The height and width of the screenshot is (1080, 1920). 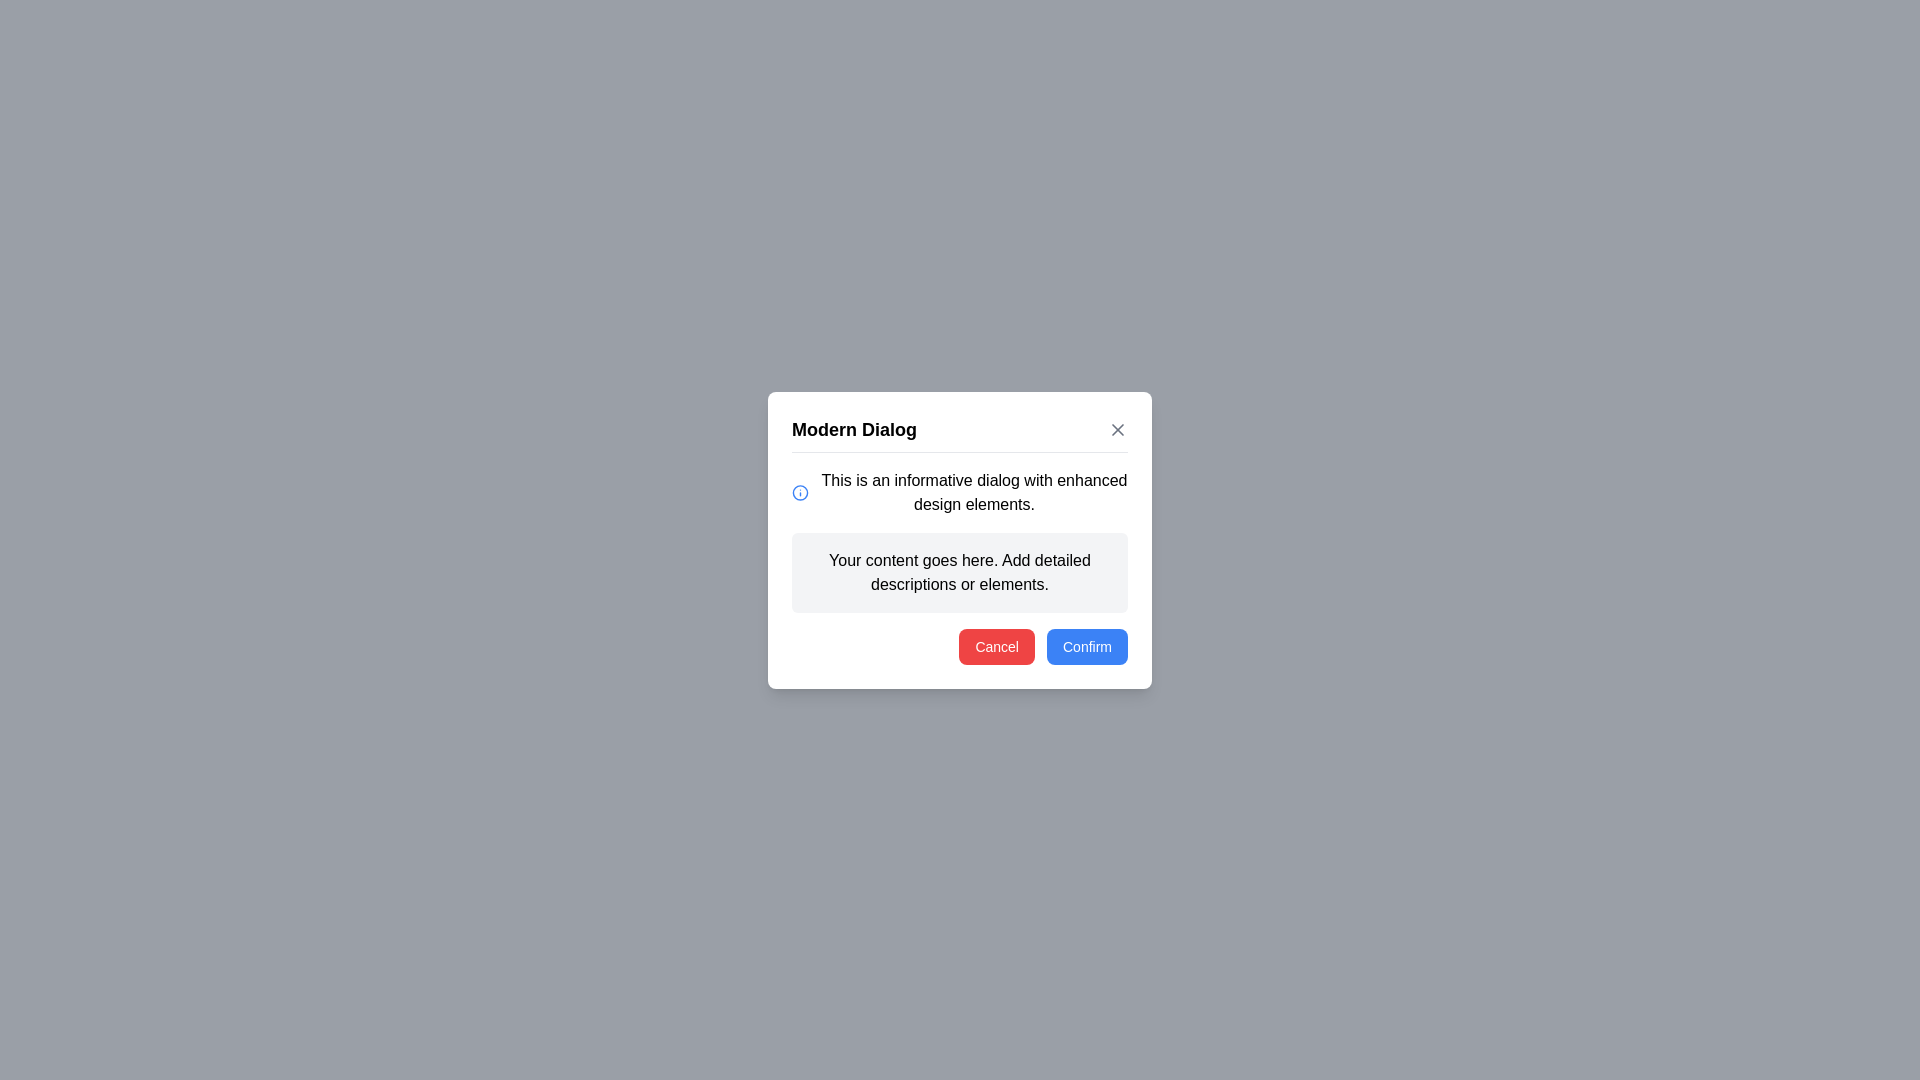 What do you see at coordinates (997, 646) in the screenshot?
I see `the red 'Cancel' button with rounded edges, located at the bottom left of the dialog` at bounding box center [997, 646].